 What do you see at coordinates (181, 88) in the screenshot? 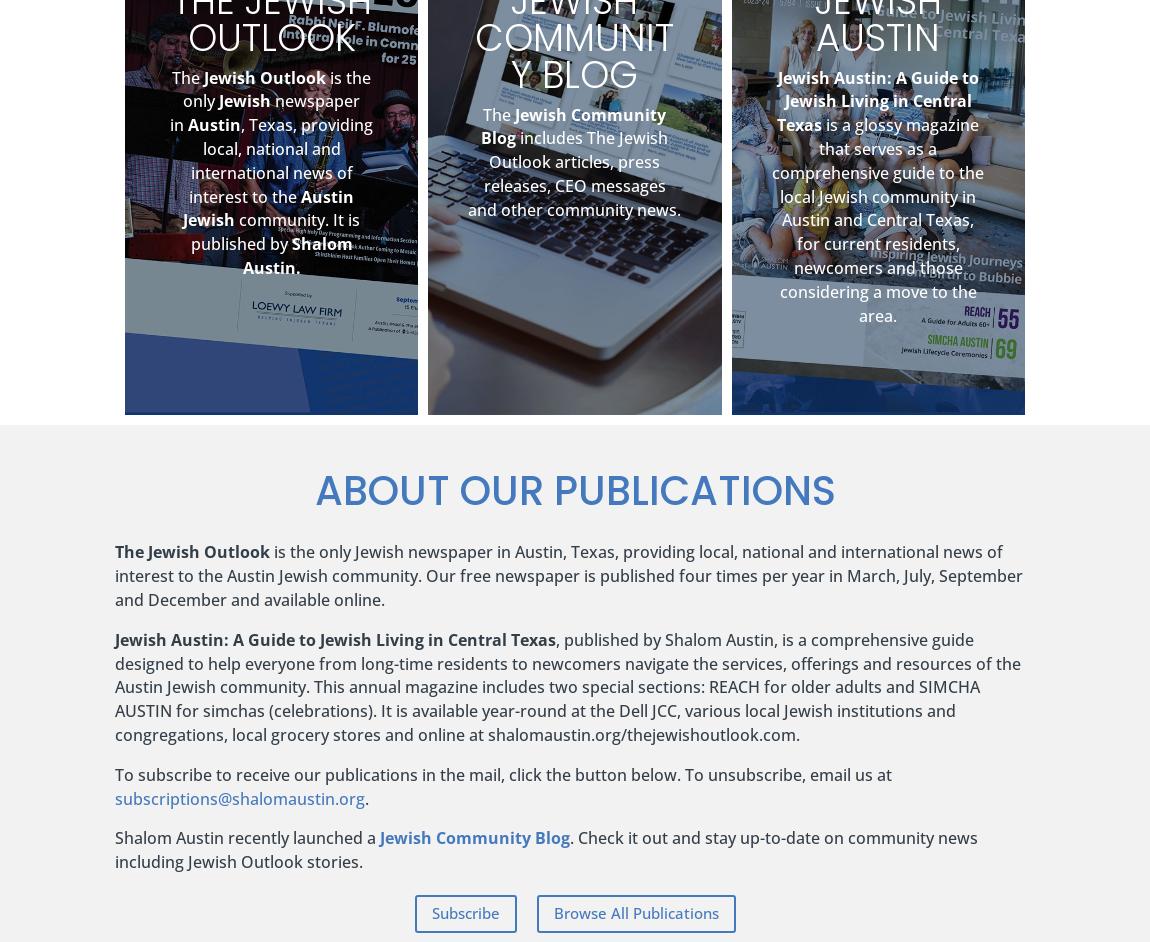
I see `'is the only'` at bounding box center [181, 88].